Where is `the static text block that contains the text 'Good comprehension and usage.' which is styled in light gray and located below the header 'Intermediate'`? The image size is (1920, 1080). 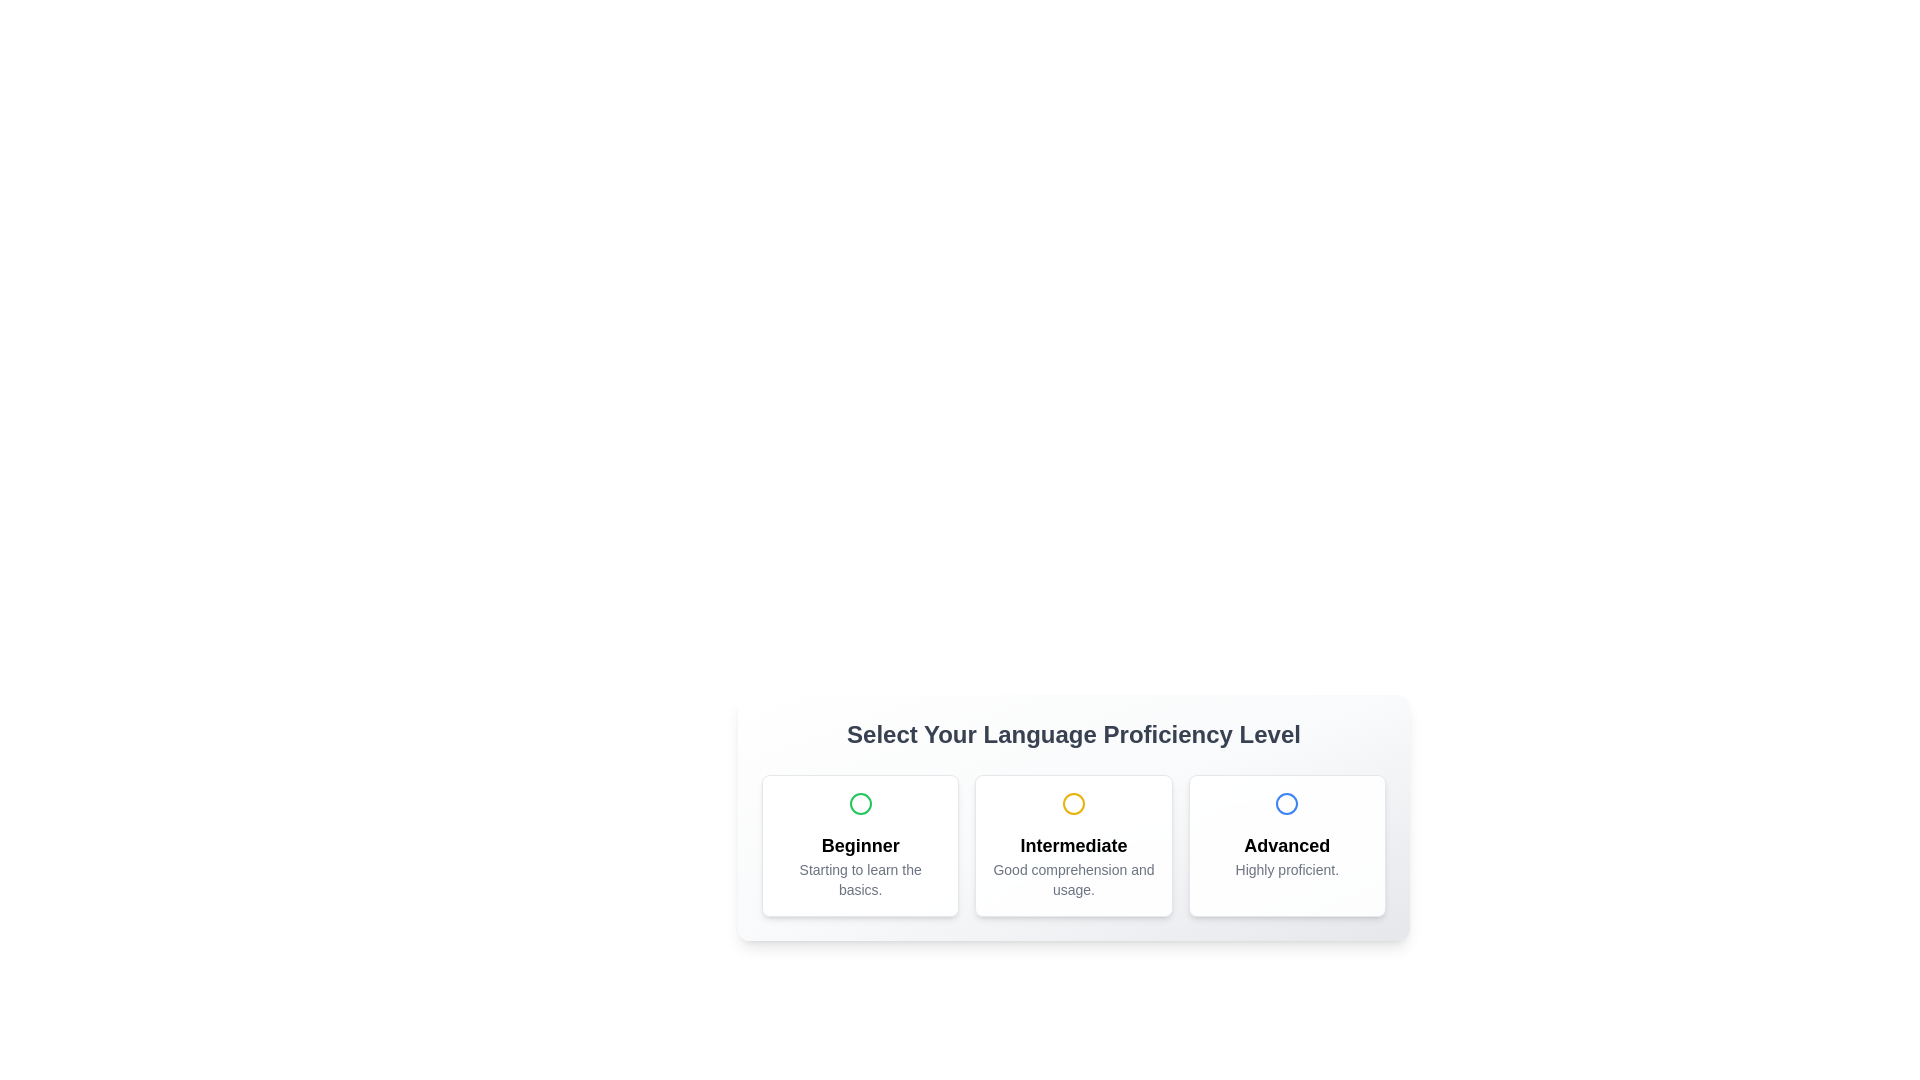
the static text block that contains the text 'Good comprehension and usage.' which is styled in light gray and located below the header 'Intermediate' is located at coordinates (1073, 878).